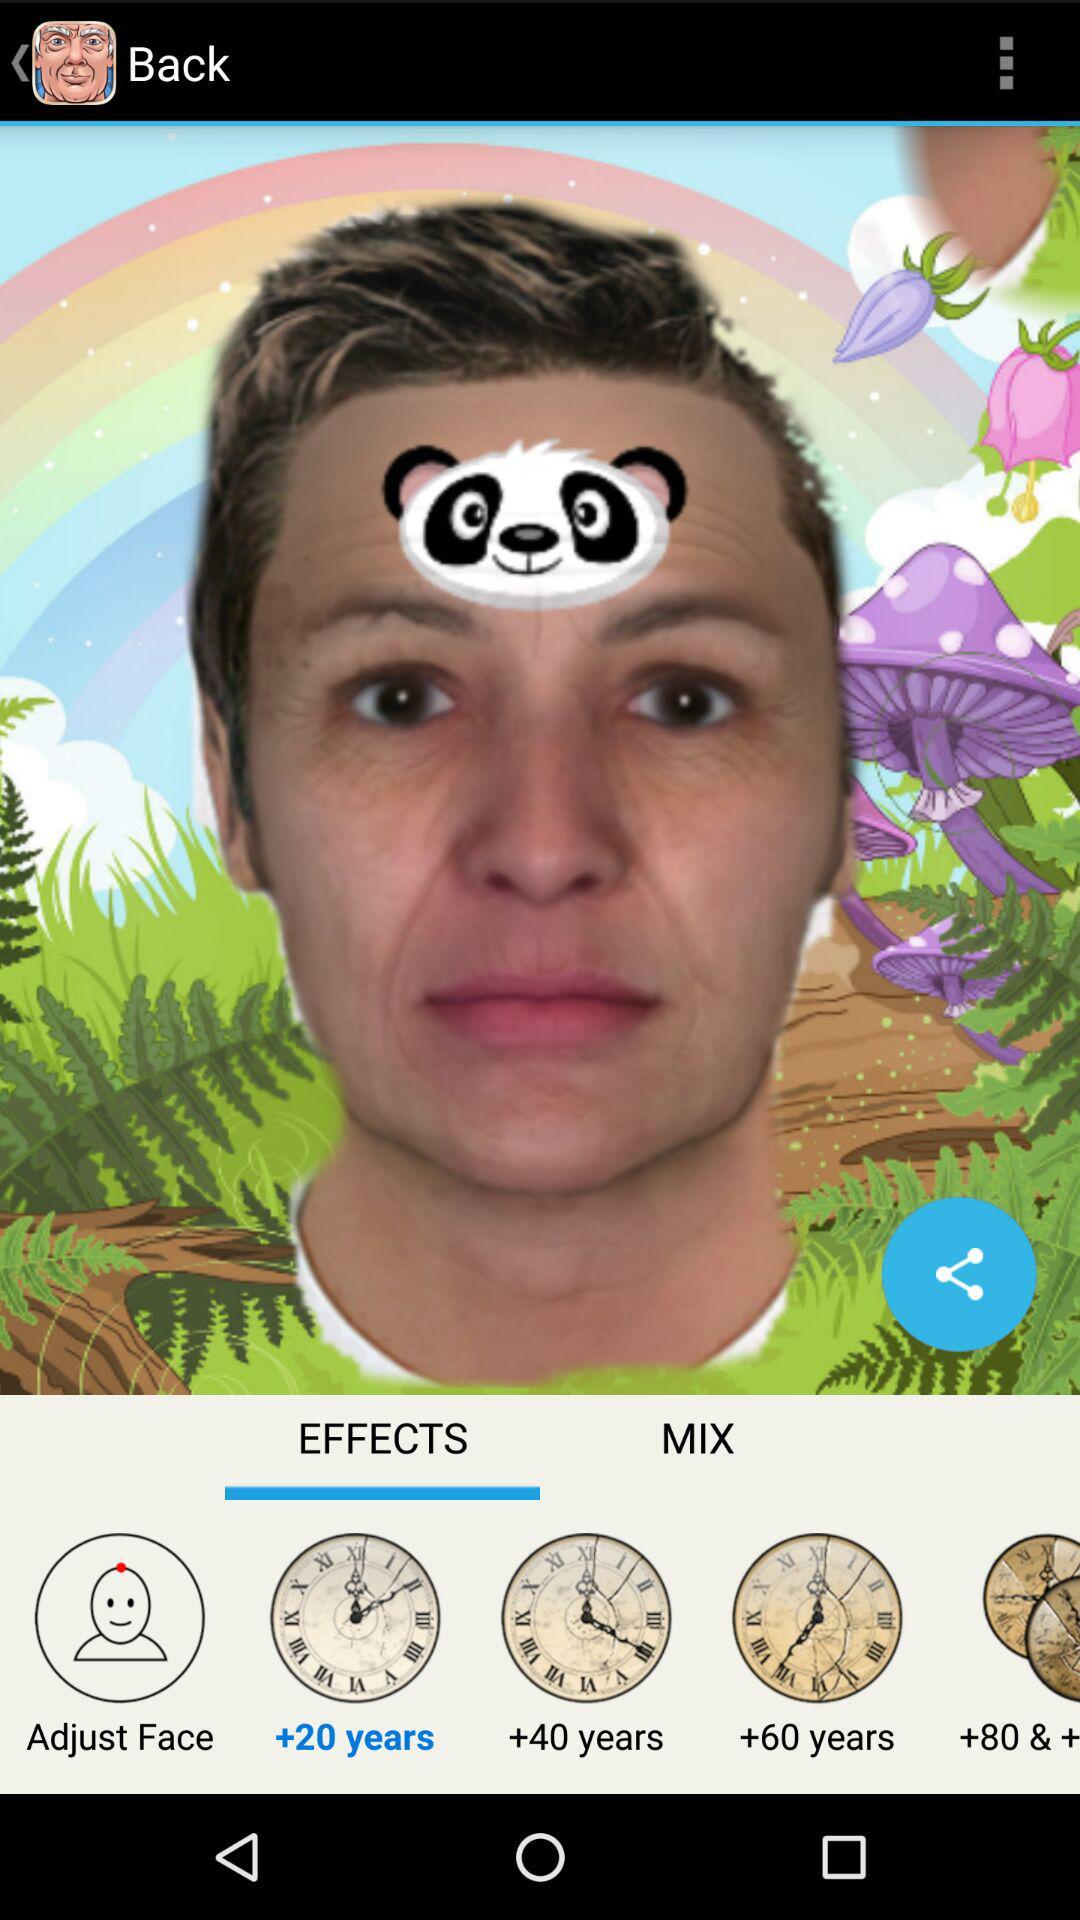  Describe the element at coordinates (585, 1622) in the screenshot. I see `the clock which is above the 40 years` at that location.